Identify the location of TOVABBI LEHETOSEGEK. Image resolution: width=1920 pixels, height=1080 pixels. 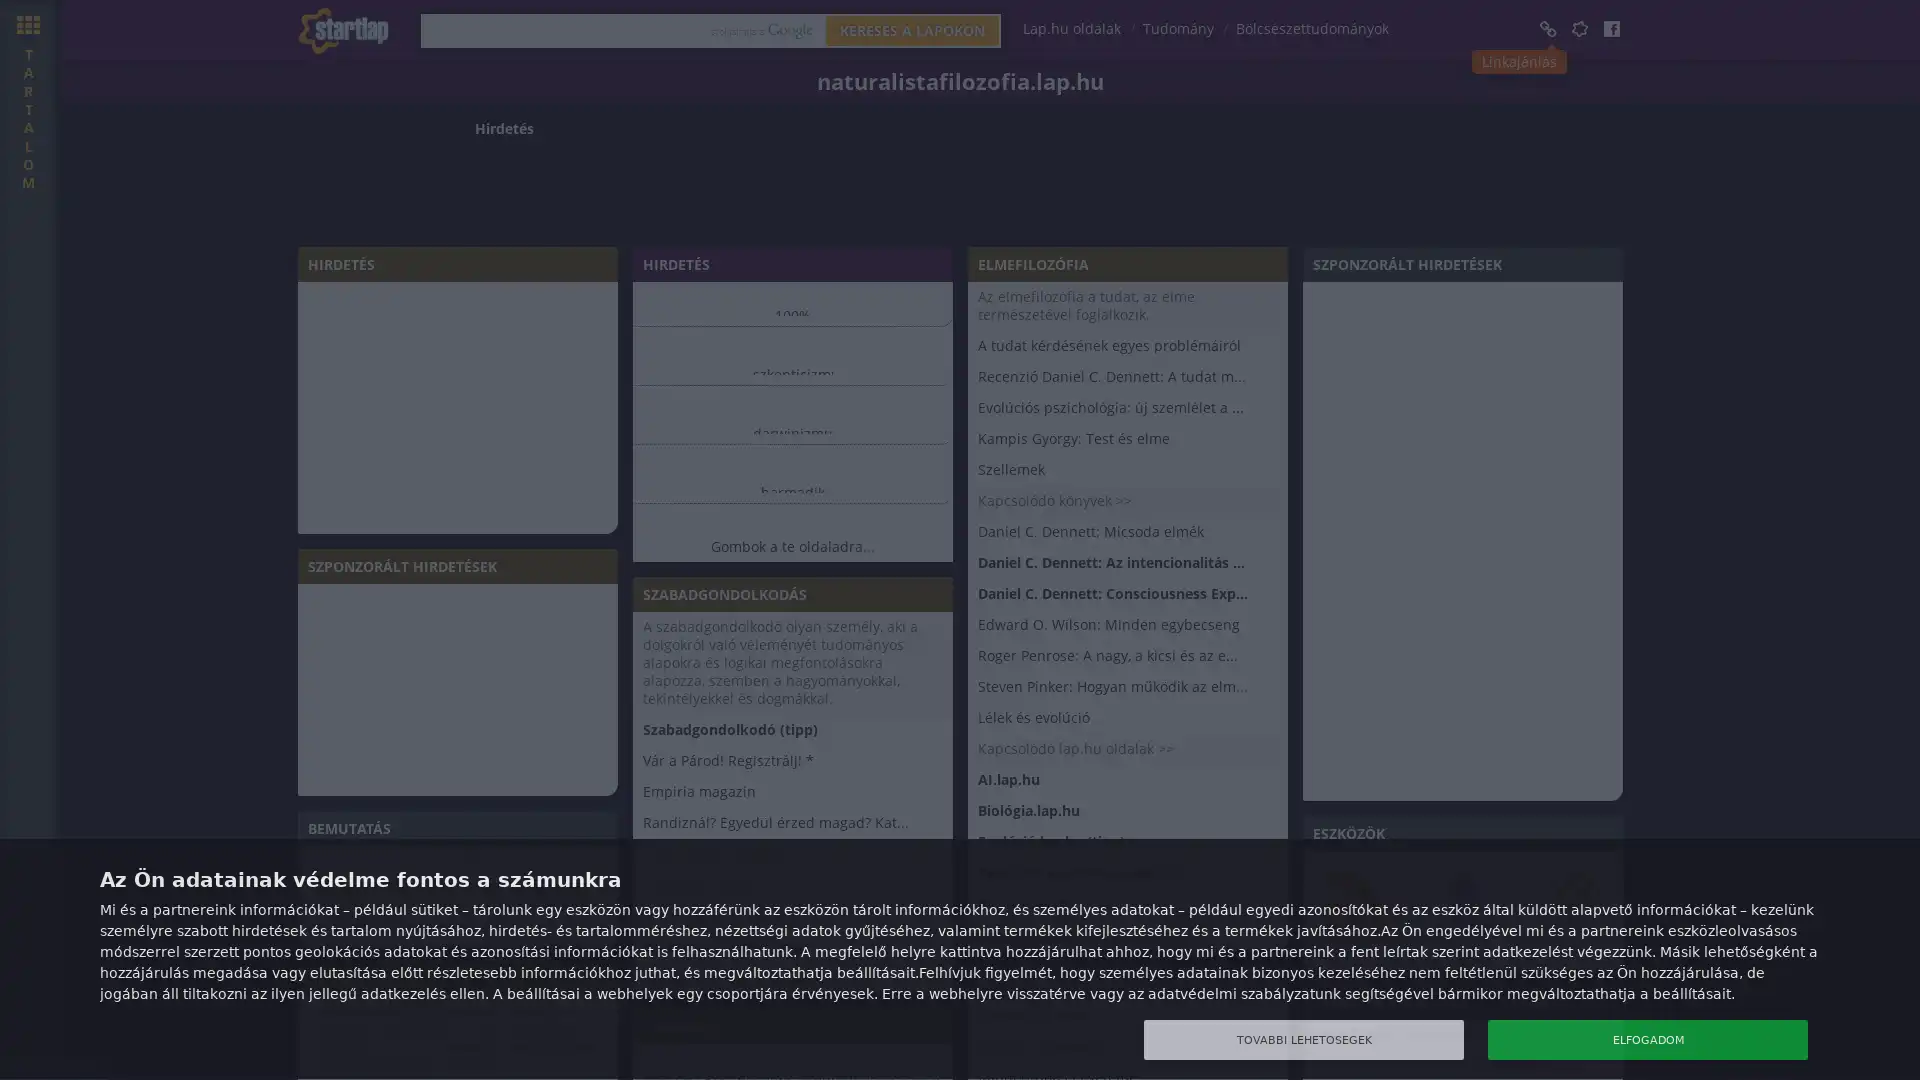
(1304, 1039).